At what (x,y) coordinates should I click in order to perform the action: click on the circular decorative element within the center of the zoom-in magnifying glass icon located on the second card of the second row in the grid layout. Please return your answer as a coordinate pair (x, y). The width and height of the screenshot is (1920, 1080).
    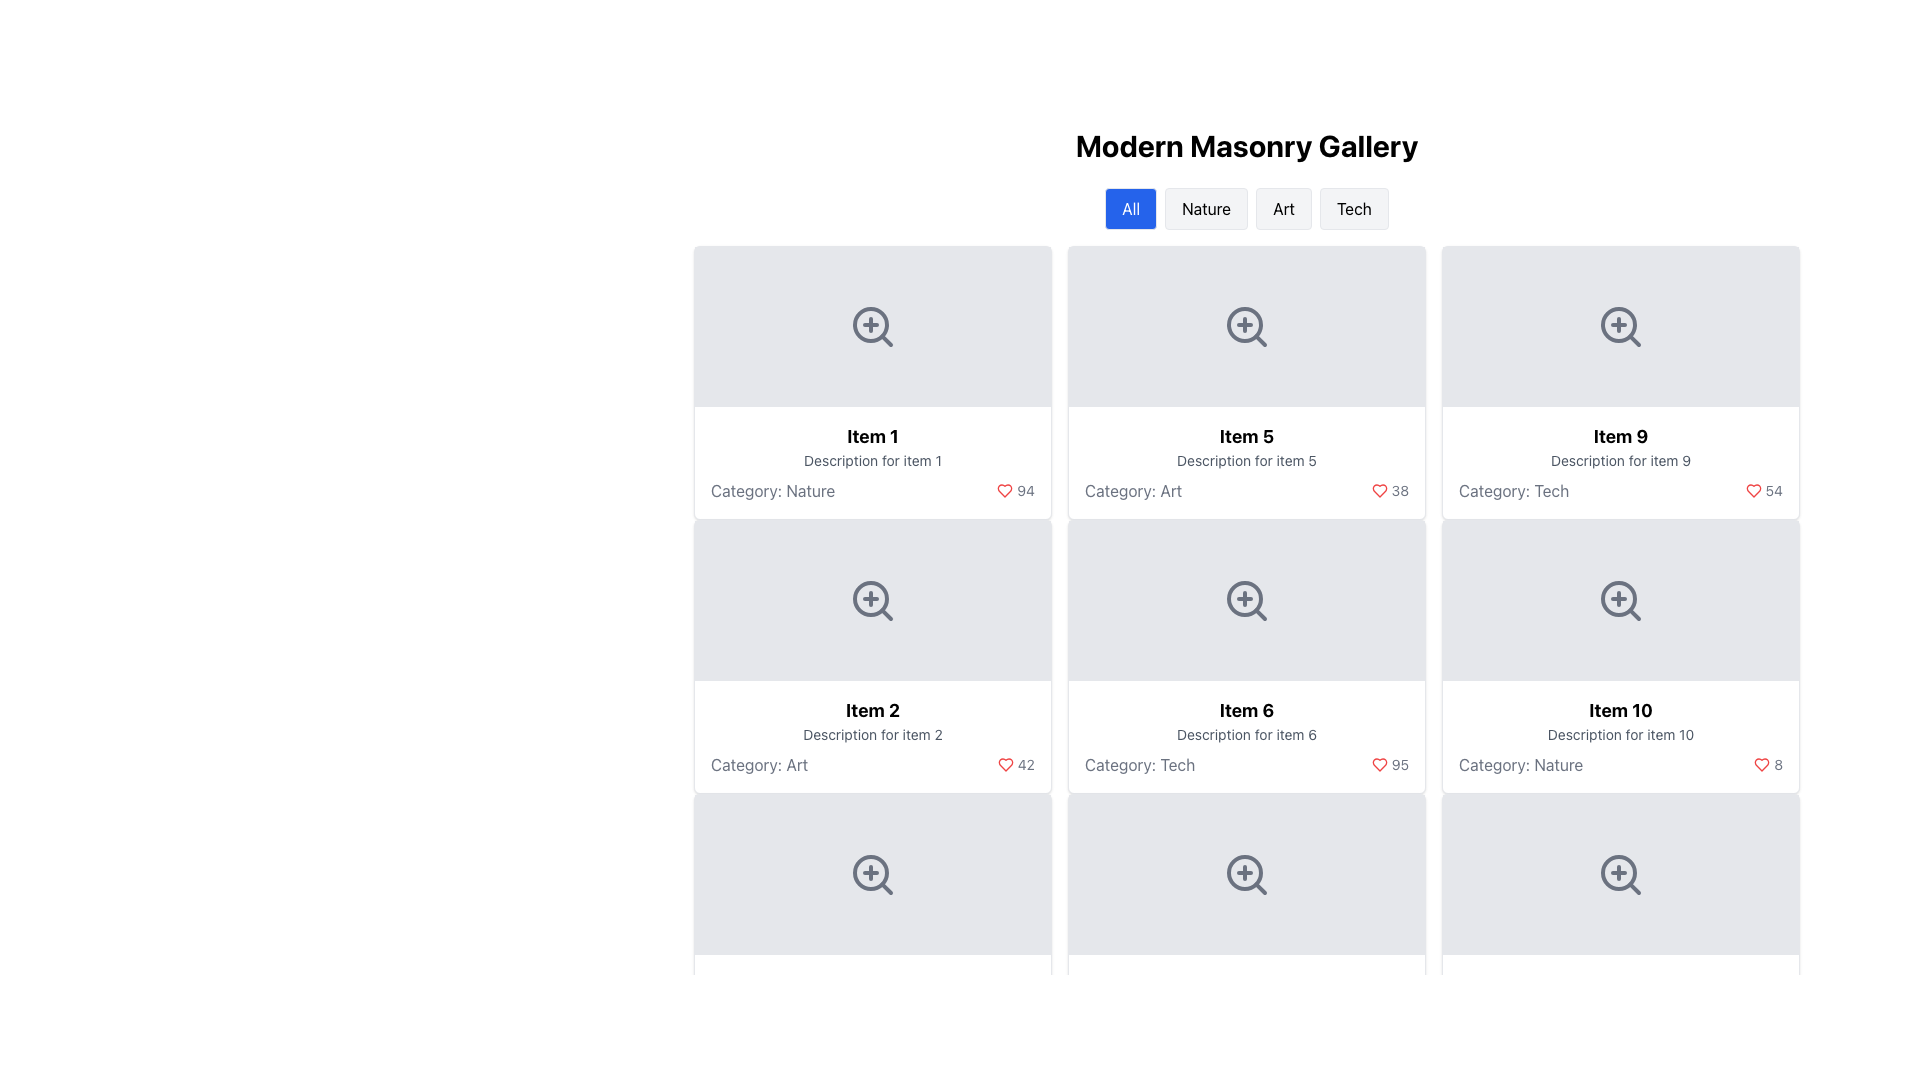
    Looking at the image, I should click on (1243, 597).